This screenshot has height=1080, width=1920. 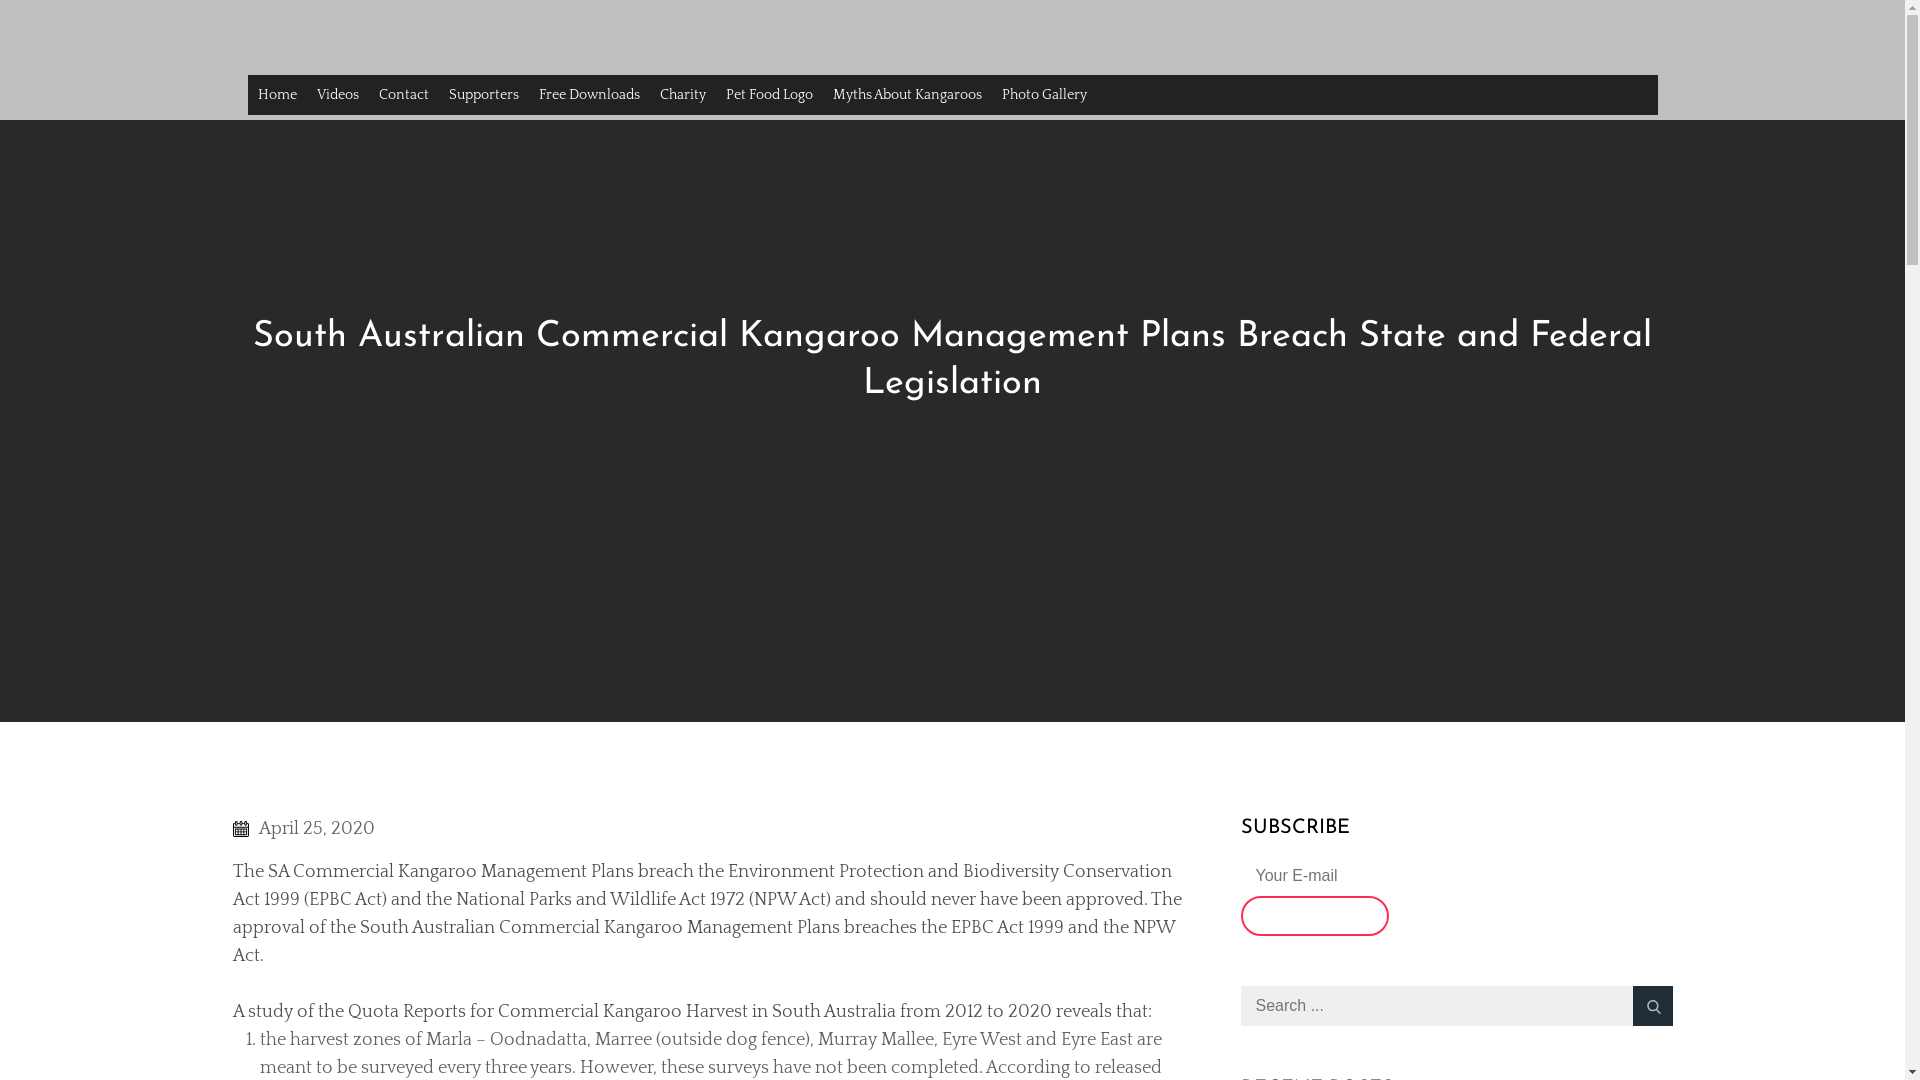 What do you see at coordinates (1651, 1006) in the screenshot?
I see `'Search'` at bounding box center [1651, 1006].